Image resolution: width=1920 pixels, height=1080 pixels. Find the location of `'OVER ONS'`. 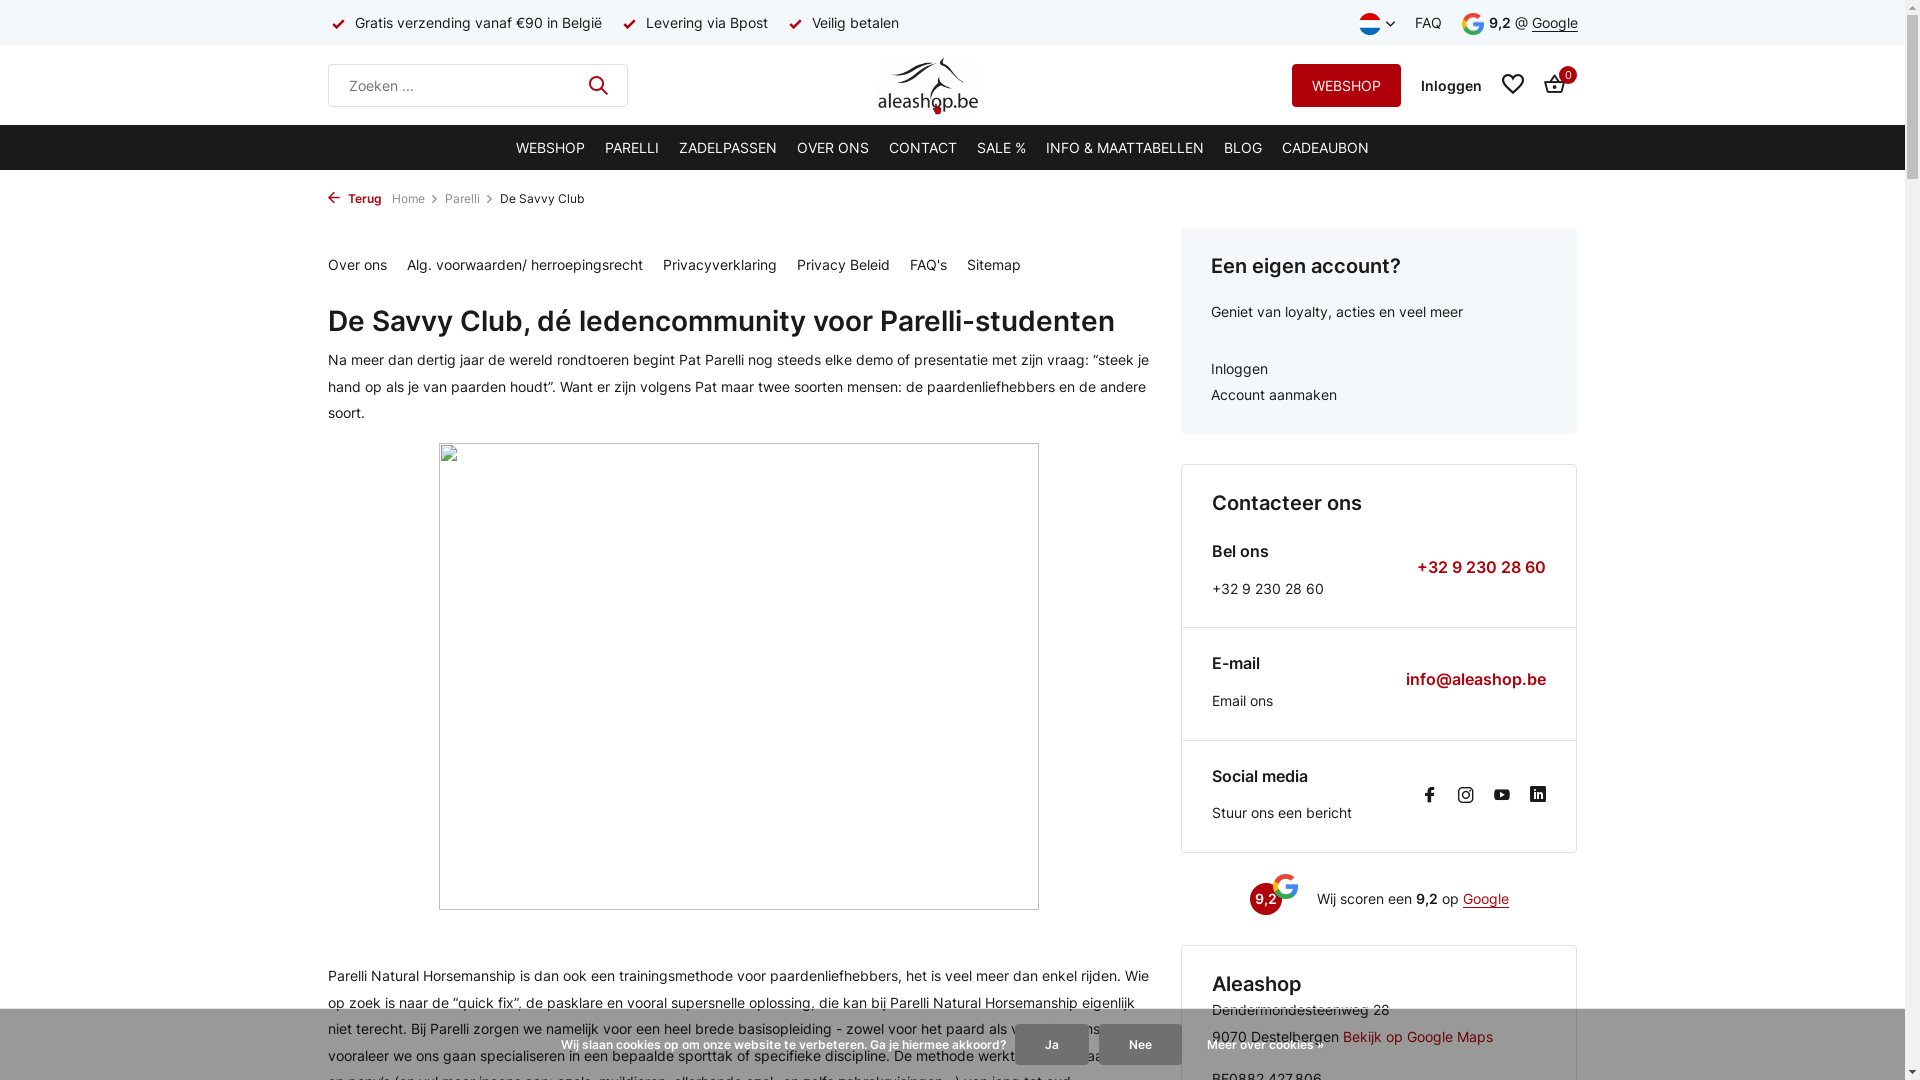

'OVER ONS' is located at coordinates (833, 146).